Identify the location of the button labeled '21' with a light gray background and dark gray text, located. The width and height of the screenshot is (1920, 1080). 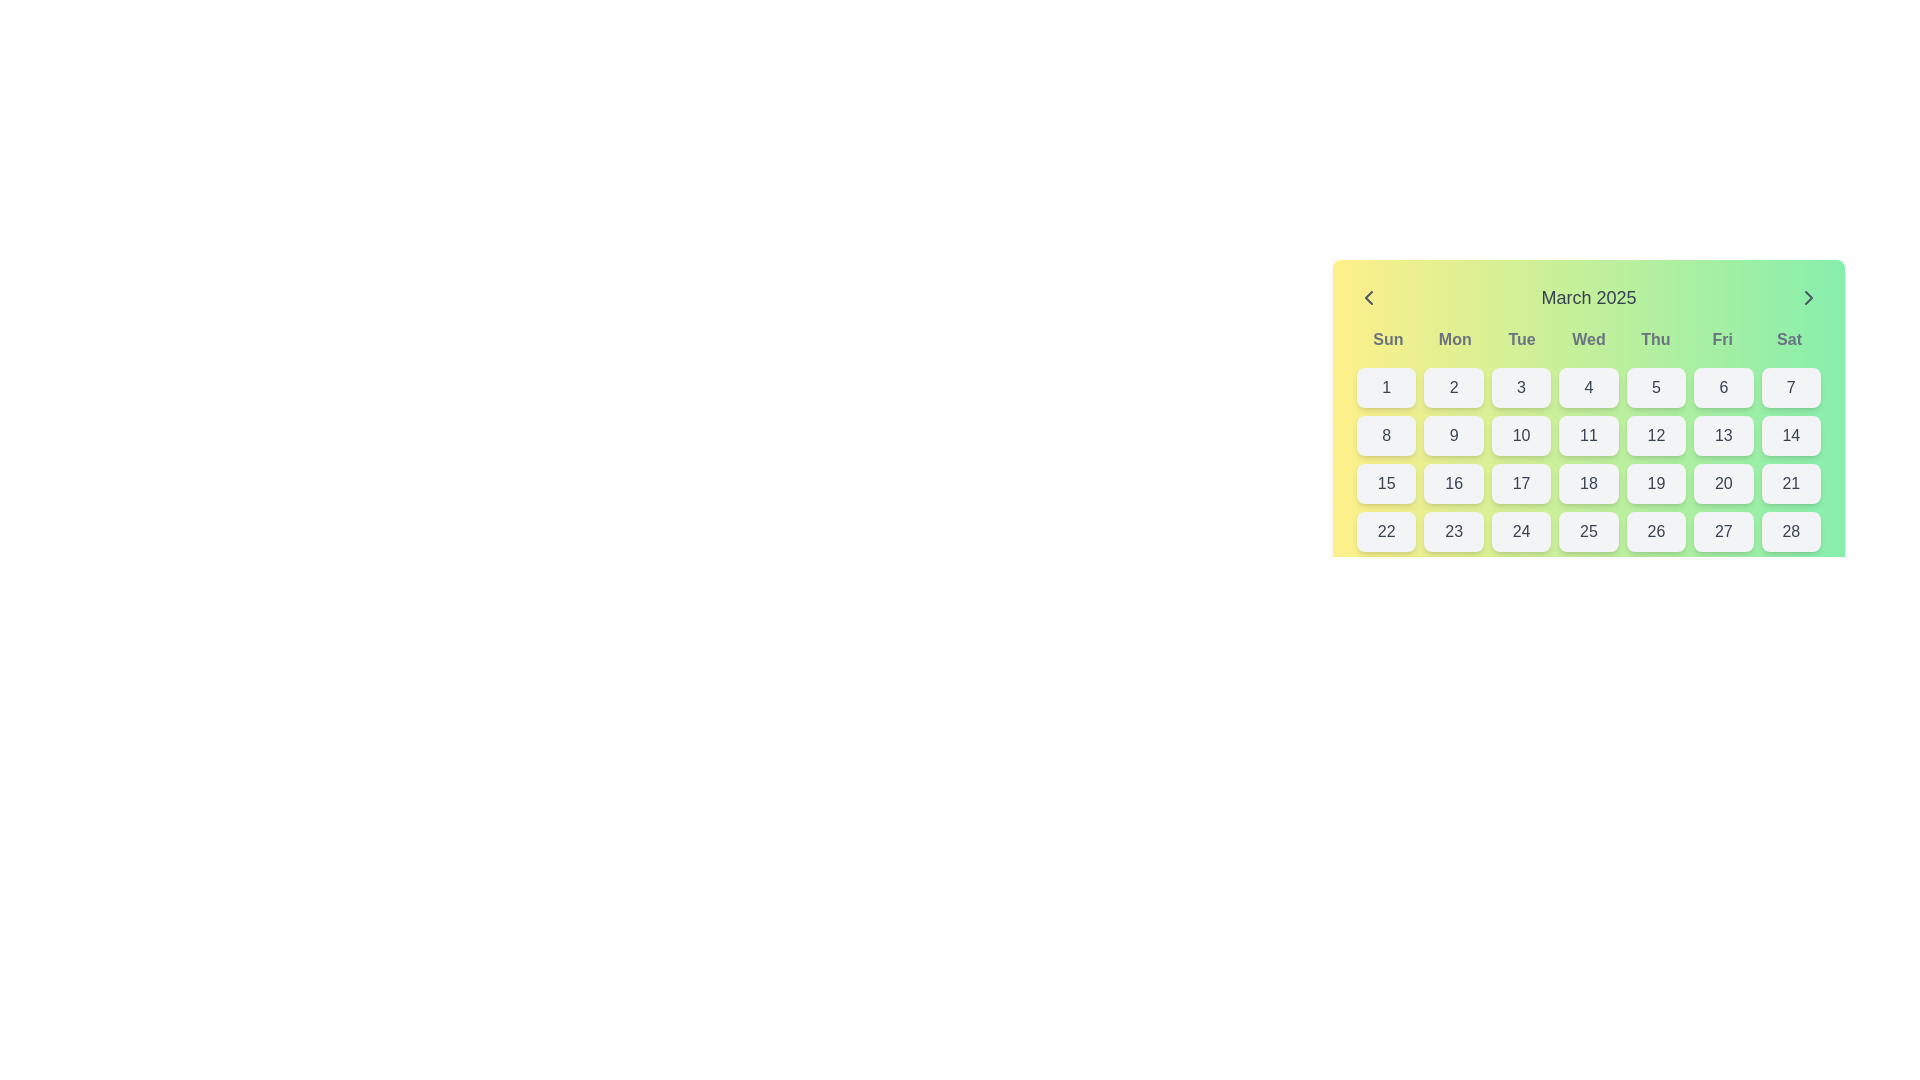
(1791, 483).